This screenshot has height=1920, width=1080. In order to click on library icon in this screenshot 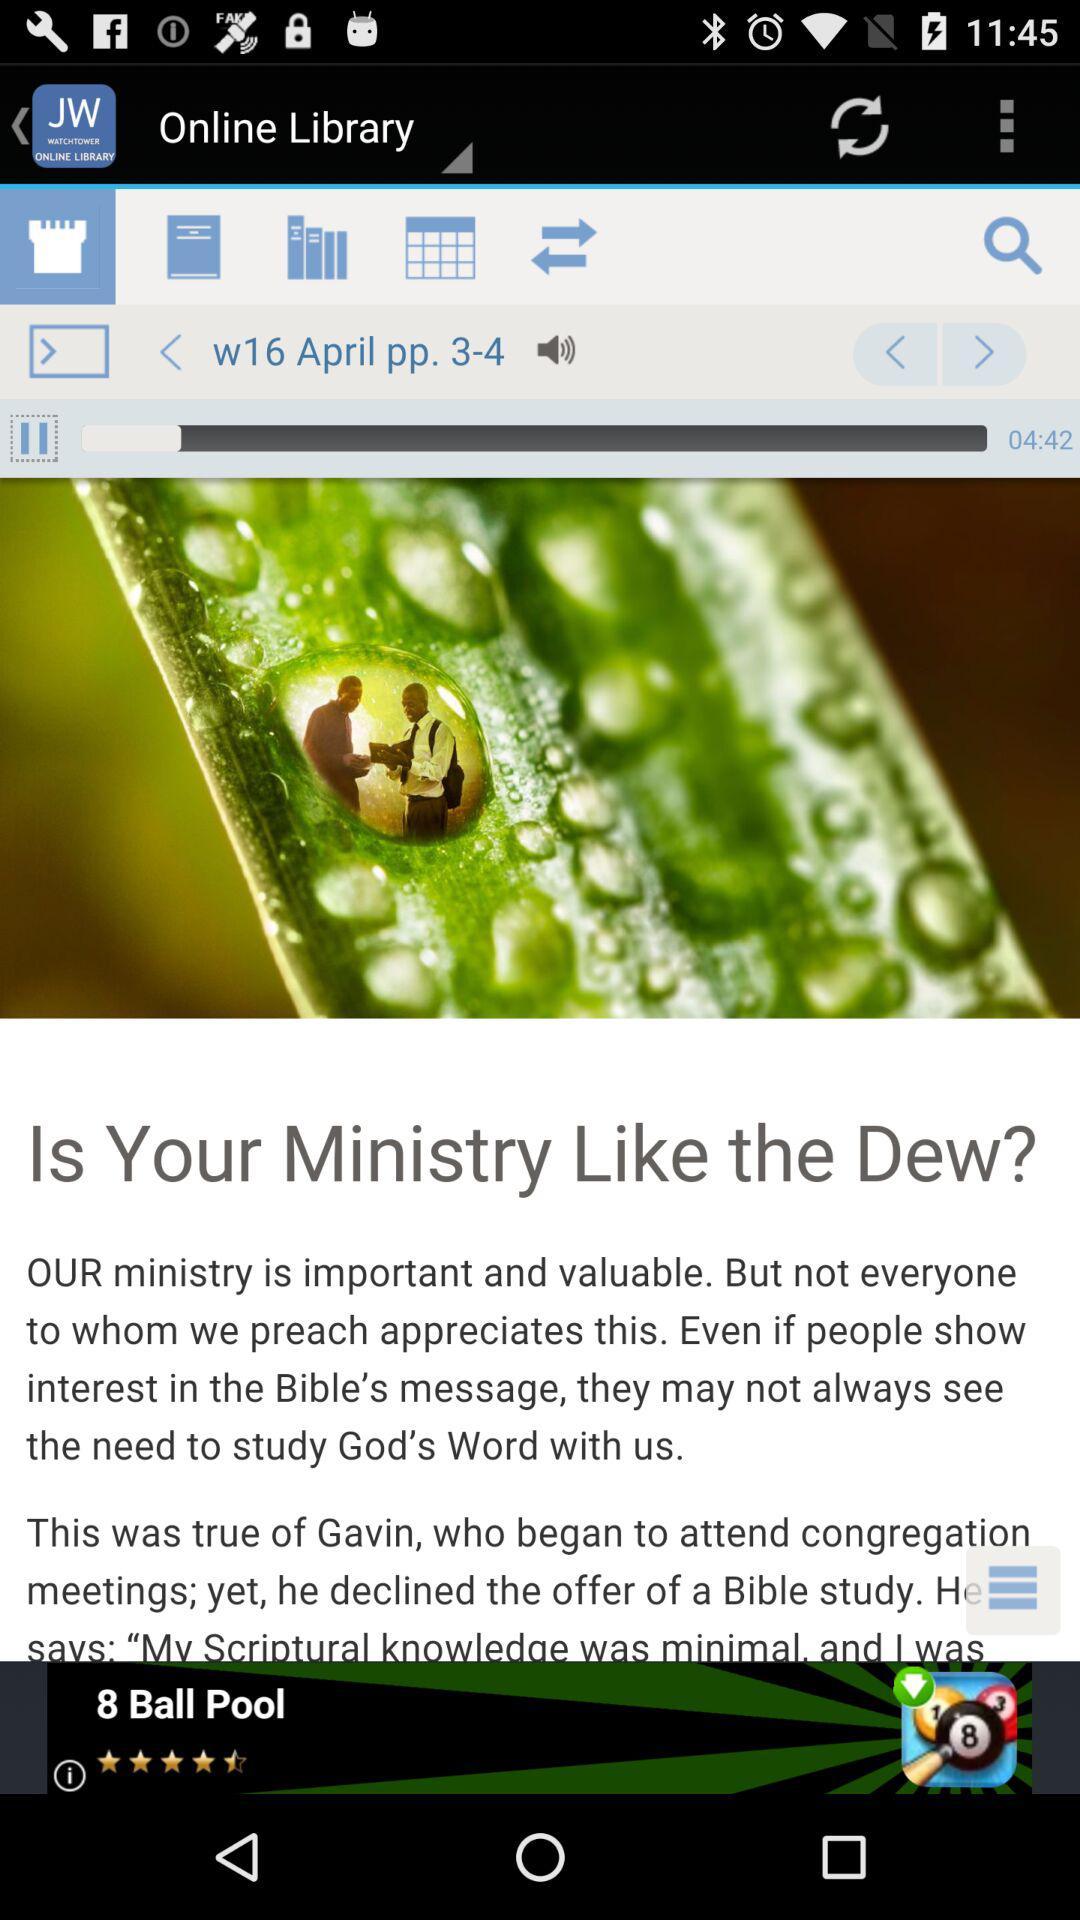, I will do `click(540, 924)`.